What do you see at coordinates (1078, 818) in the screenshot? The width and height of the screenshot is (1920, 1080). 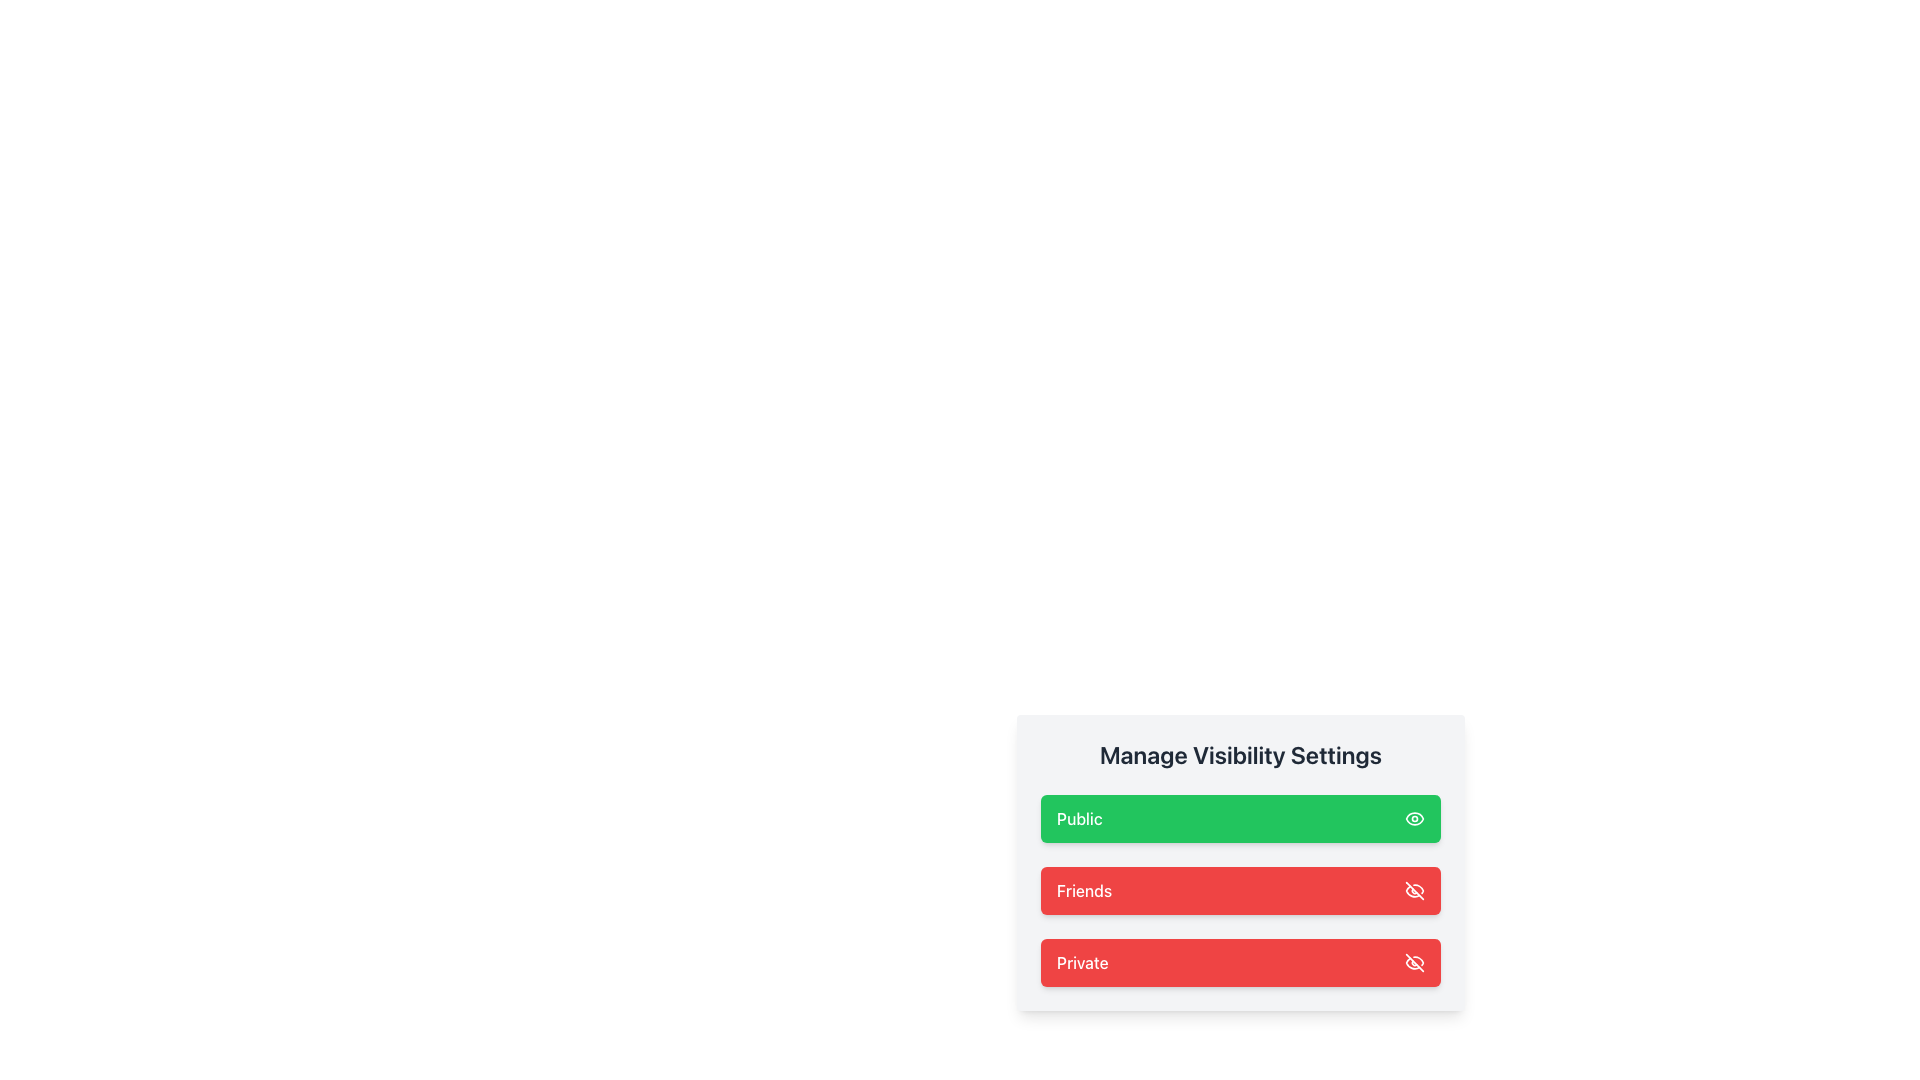 I see `the 'Public' text label located on the green button in the topmost row of a group of three options` at bounding box center [1078, 818].